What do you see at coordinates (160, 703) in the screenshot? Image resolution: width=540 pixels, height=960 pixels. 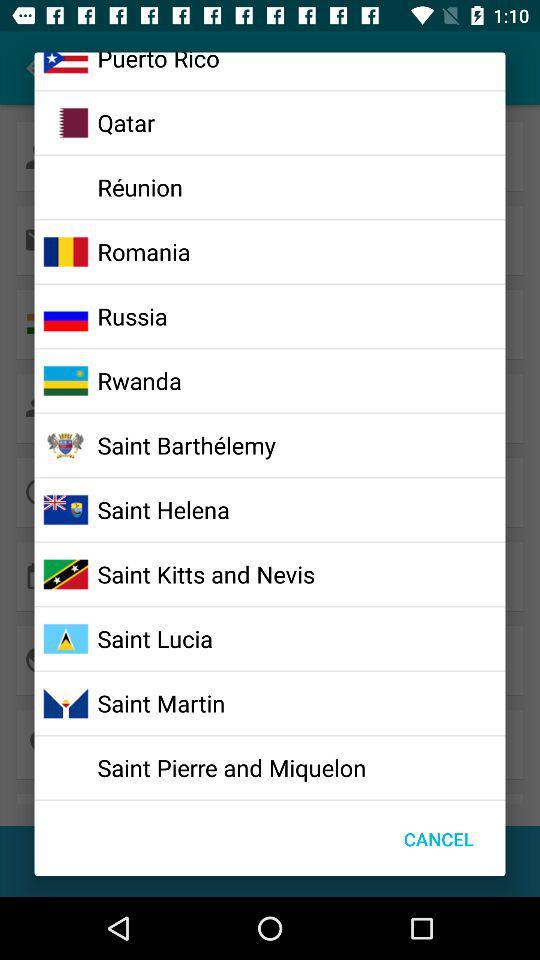 I see `the item above saint pierre and item` at bounding box center [160, 703].